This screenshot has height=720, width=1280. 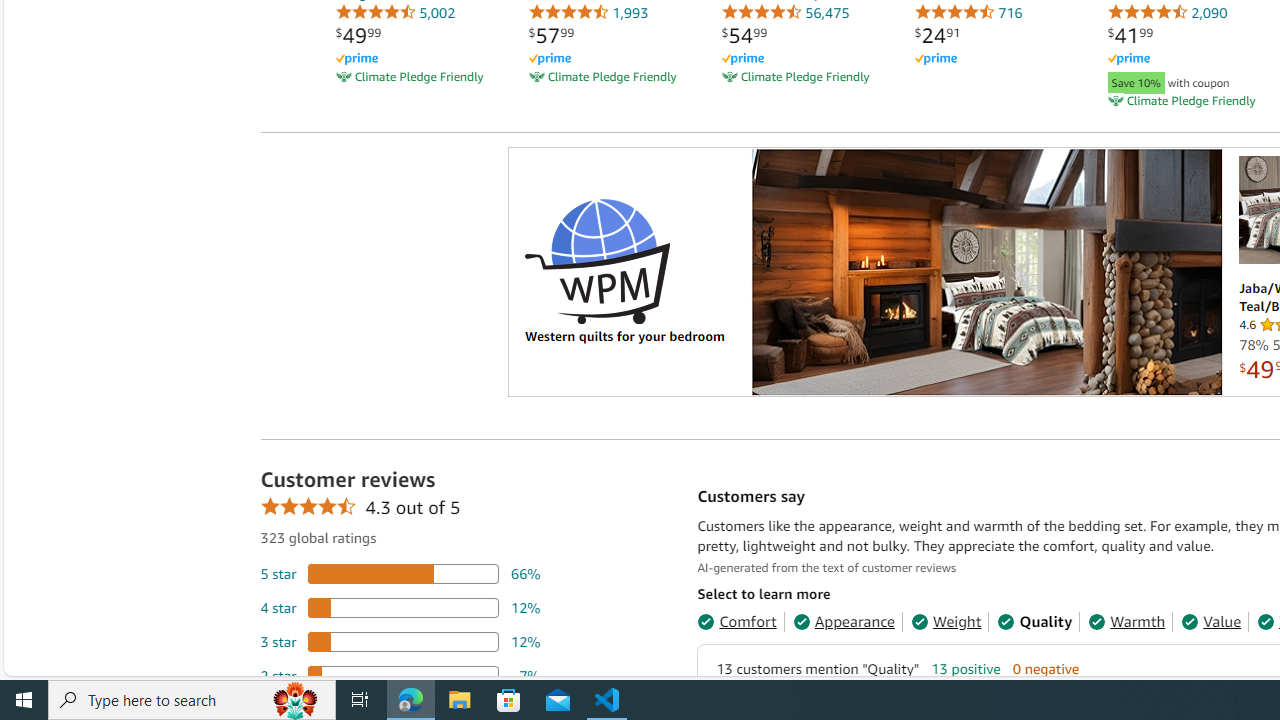 I want to click on '2,090', so click(x=1167, y=12).